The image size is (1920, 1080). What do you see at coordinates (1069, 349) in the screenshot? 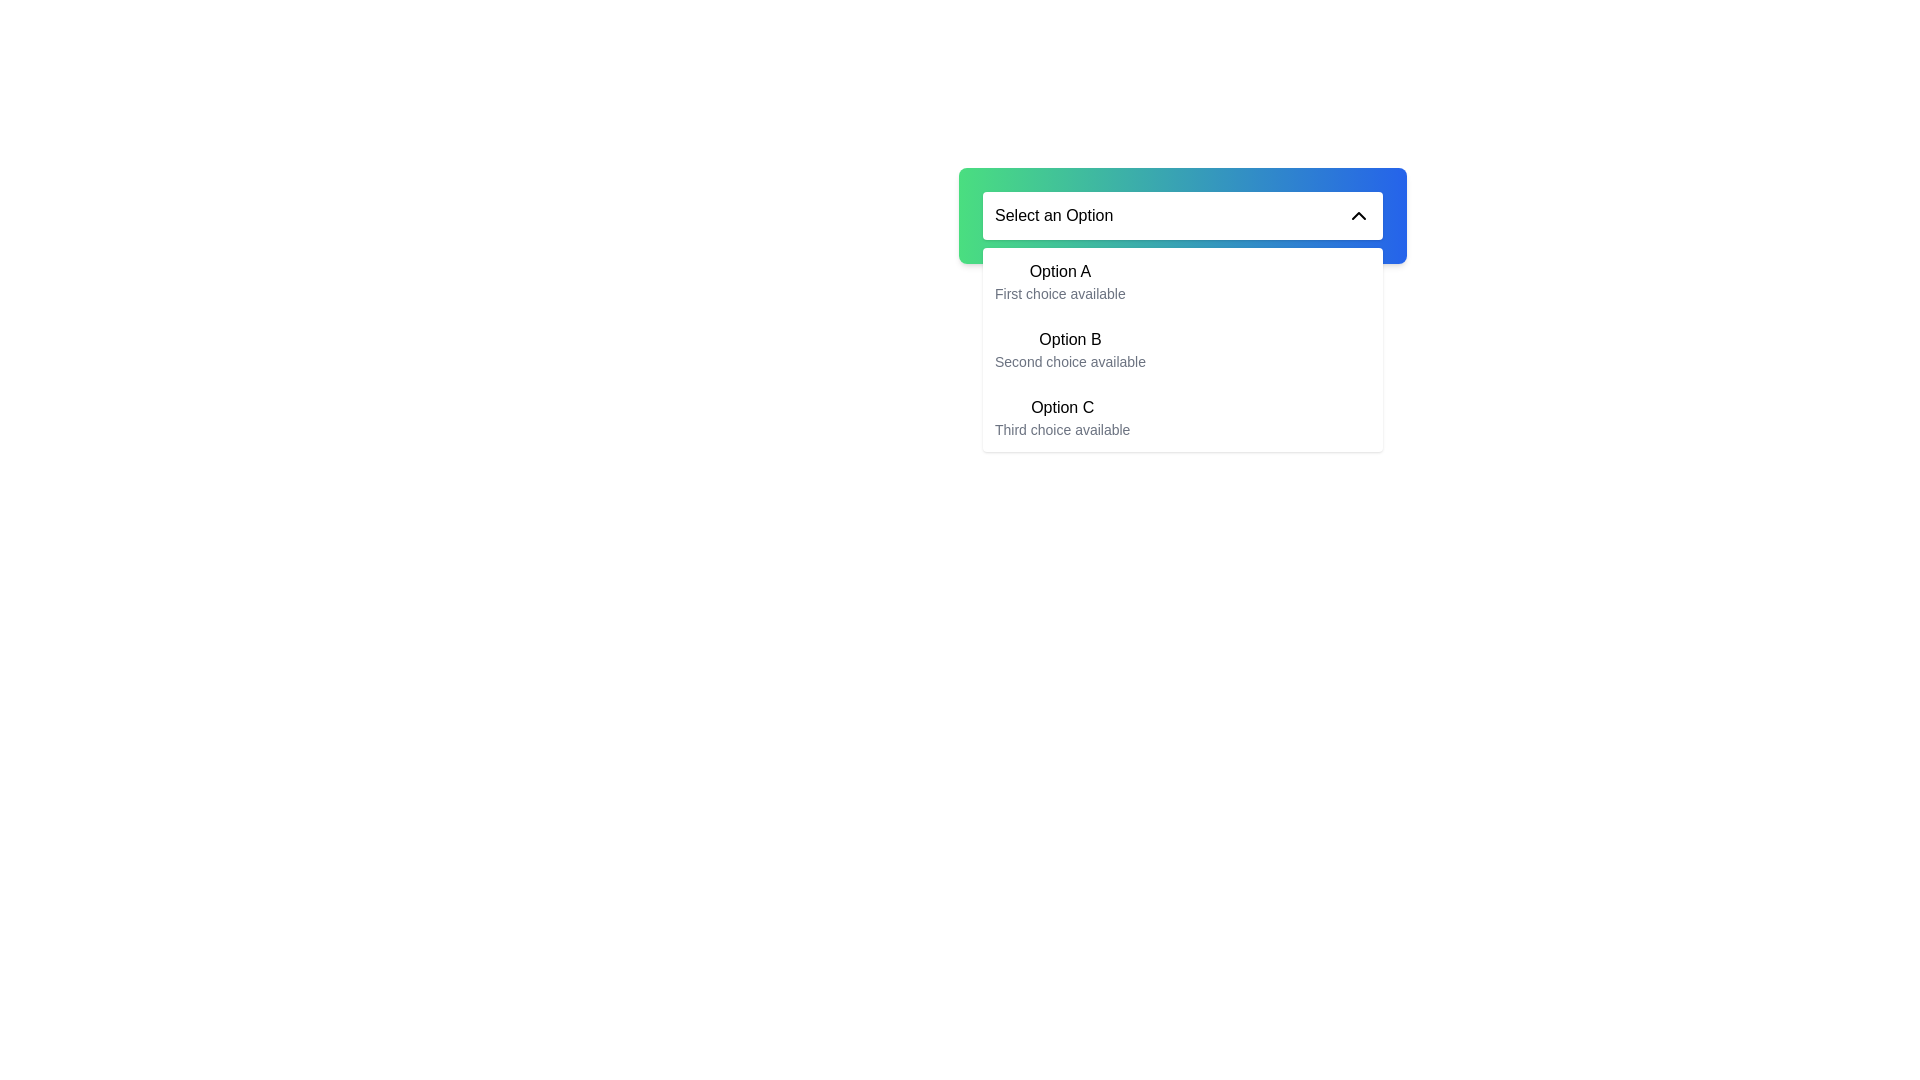
I see `the 'Option B' menu item in the dropdown selection` at bounding box center [1069, 349].